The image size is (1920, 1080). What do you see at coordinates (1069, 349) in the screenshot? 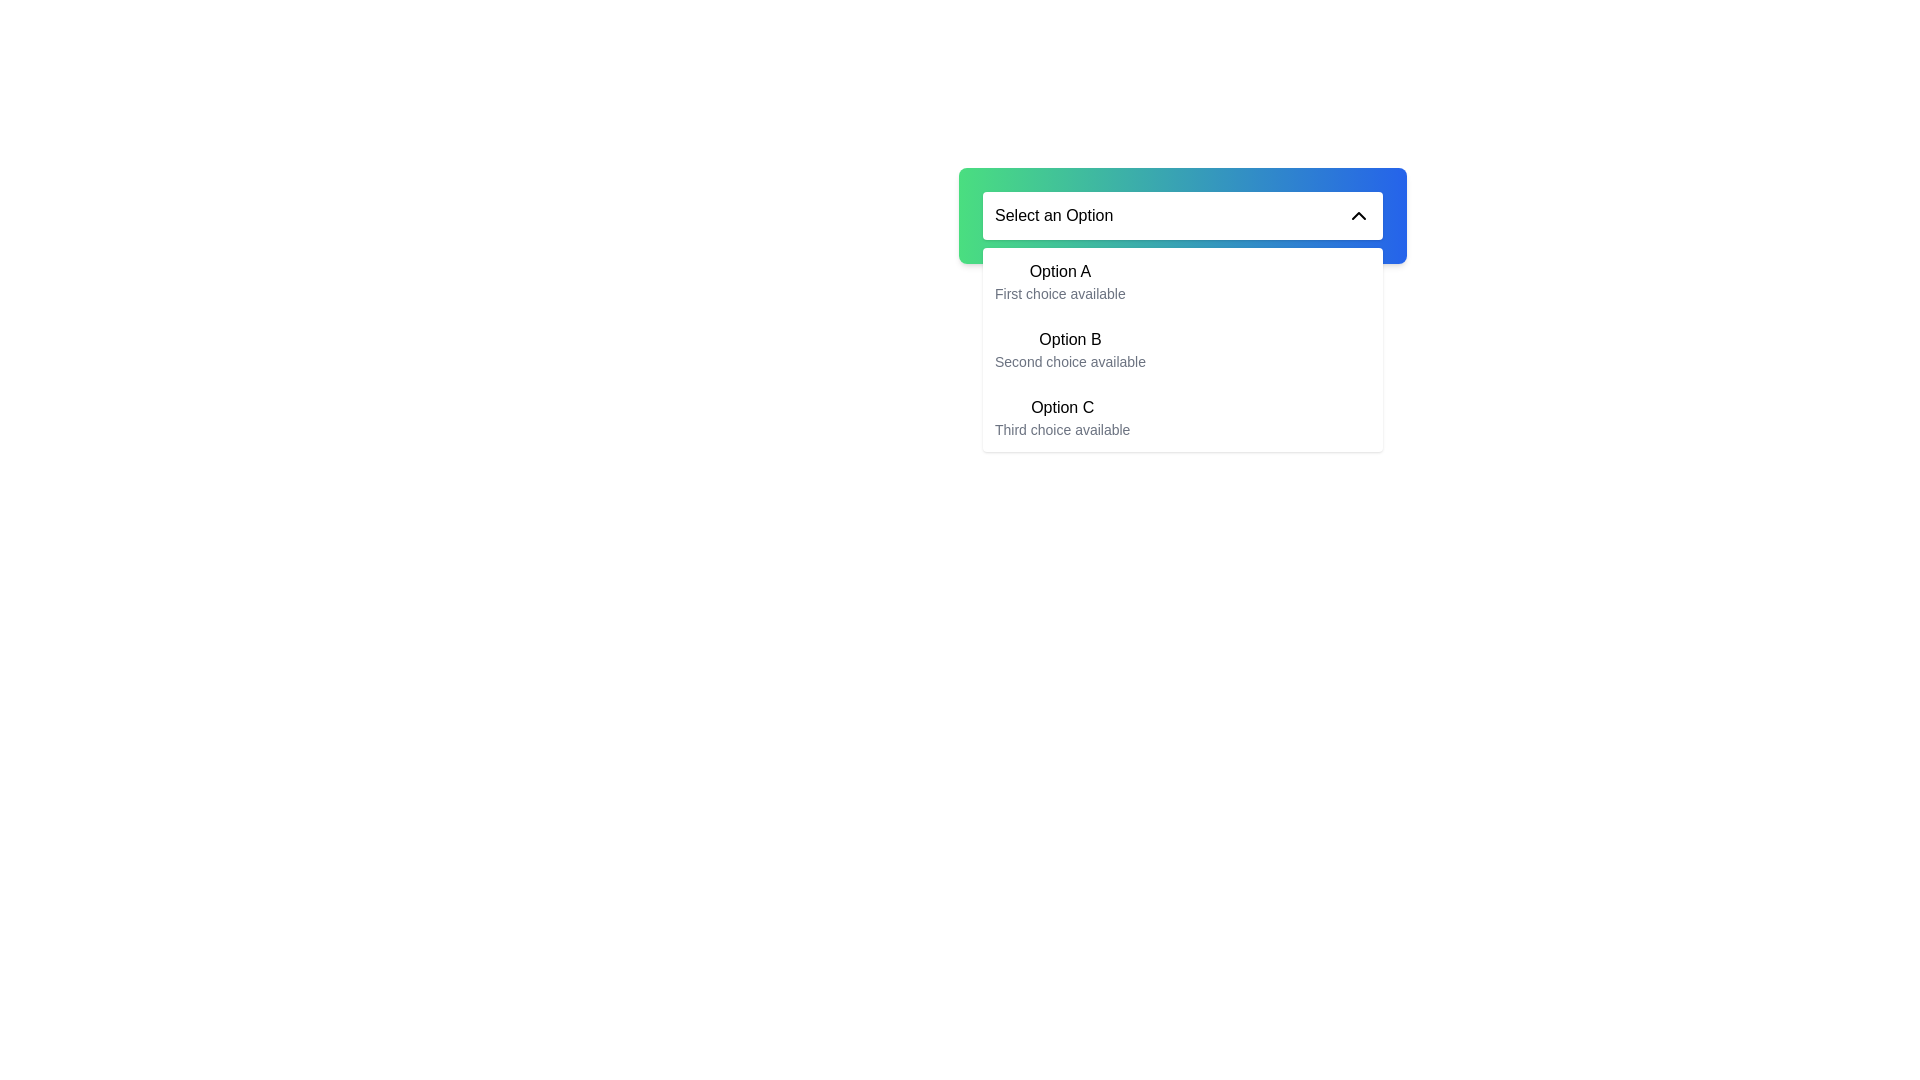
I see `the 'Option B' menu item in the dropdown selection` at bounding box center [1069, 349].